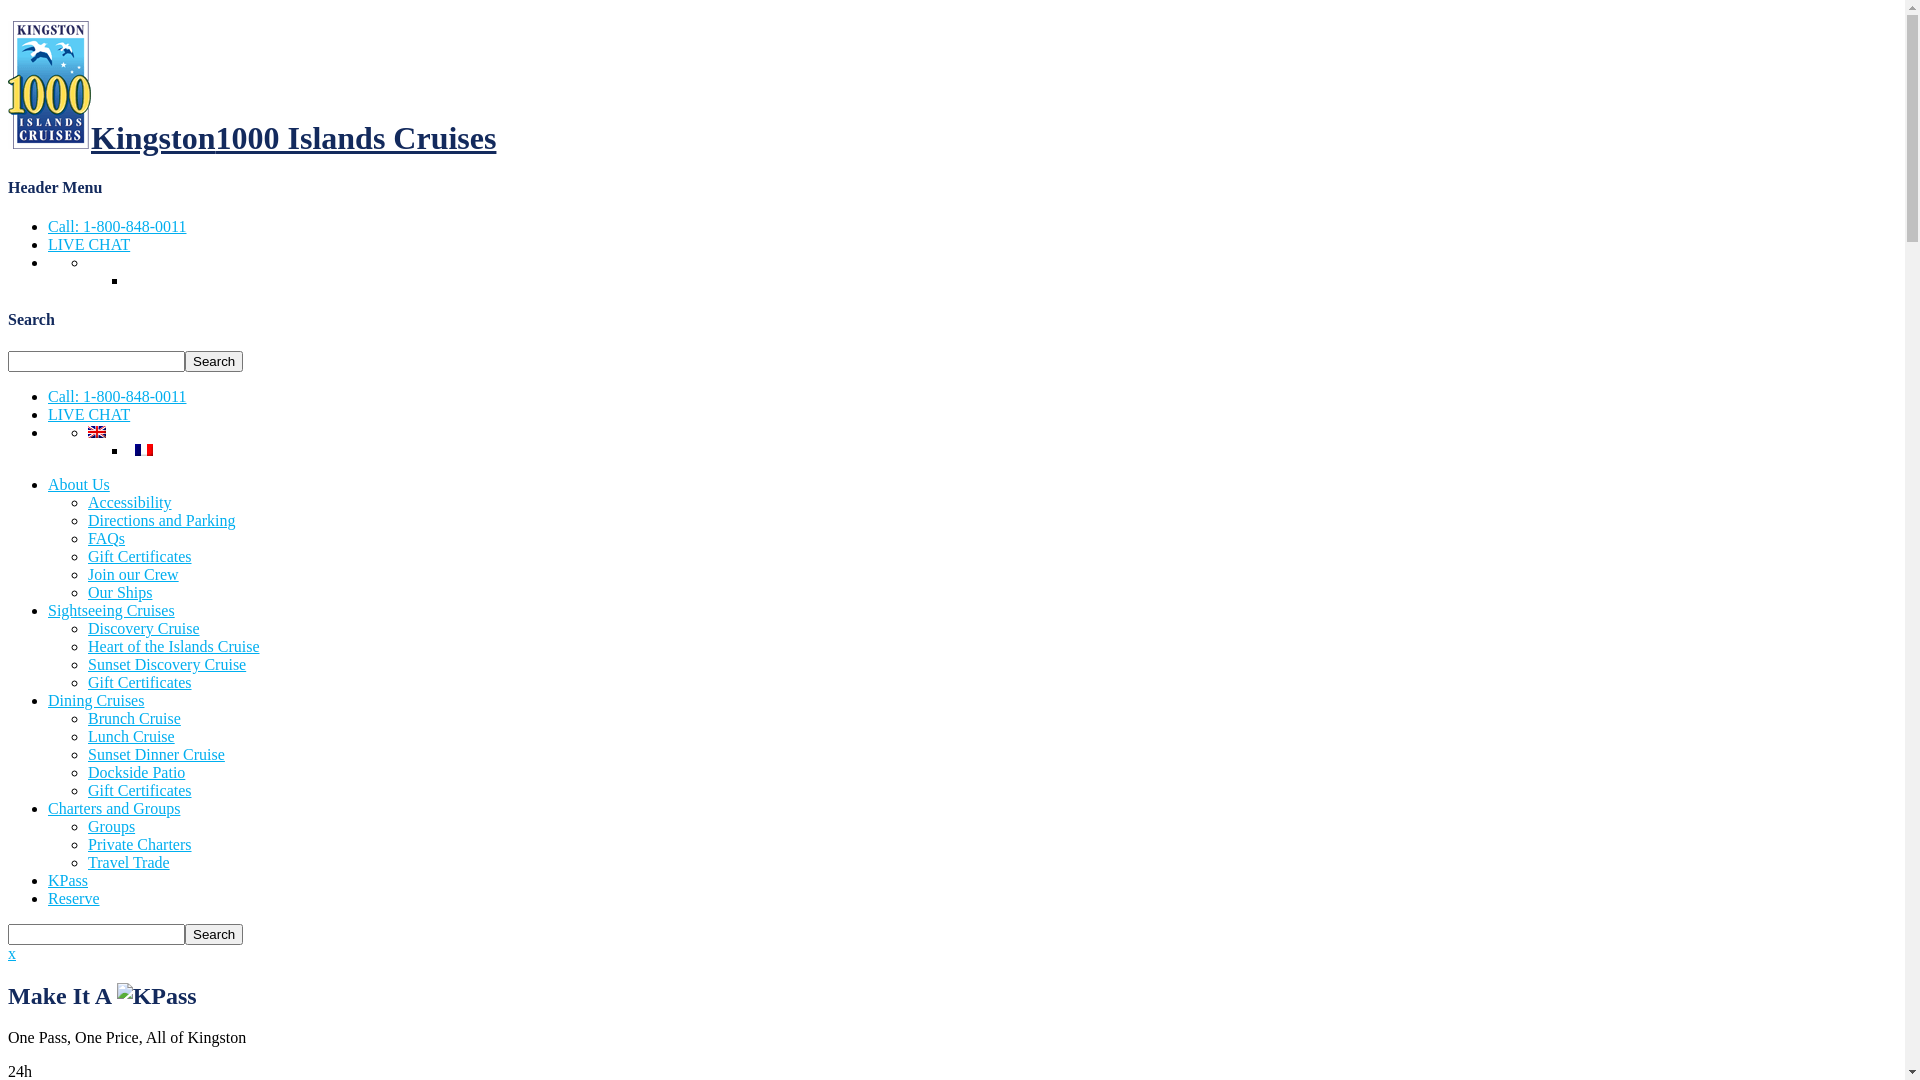  Describe the element at coordinates (116, 225) in the screenshot. I see `'Call: 1-800-848-0011'` at that location.